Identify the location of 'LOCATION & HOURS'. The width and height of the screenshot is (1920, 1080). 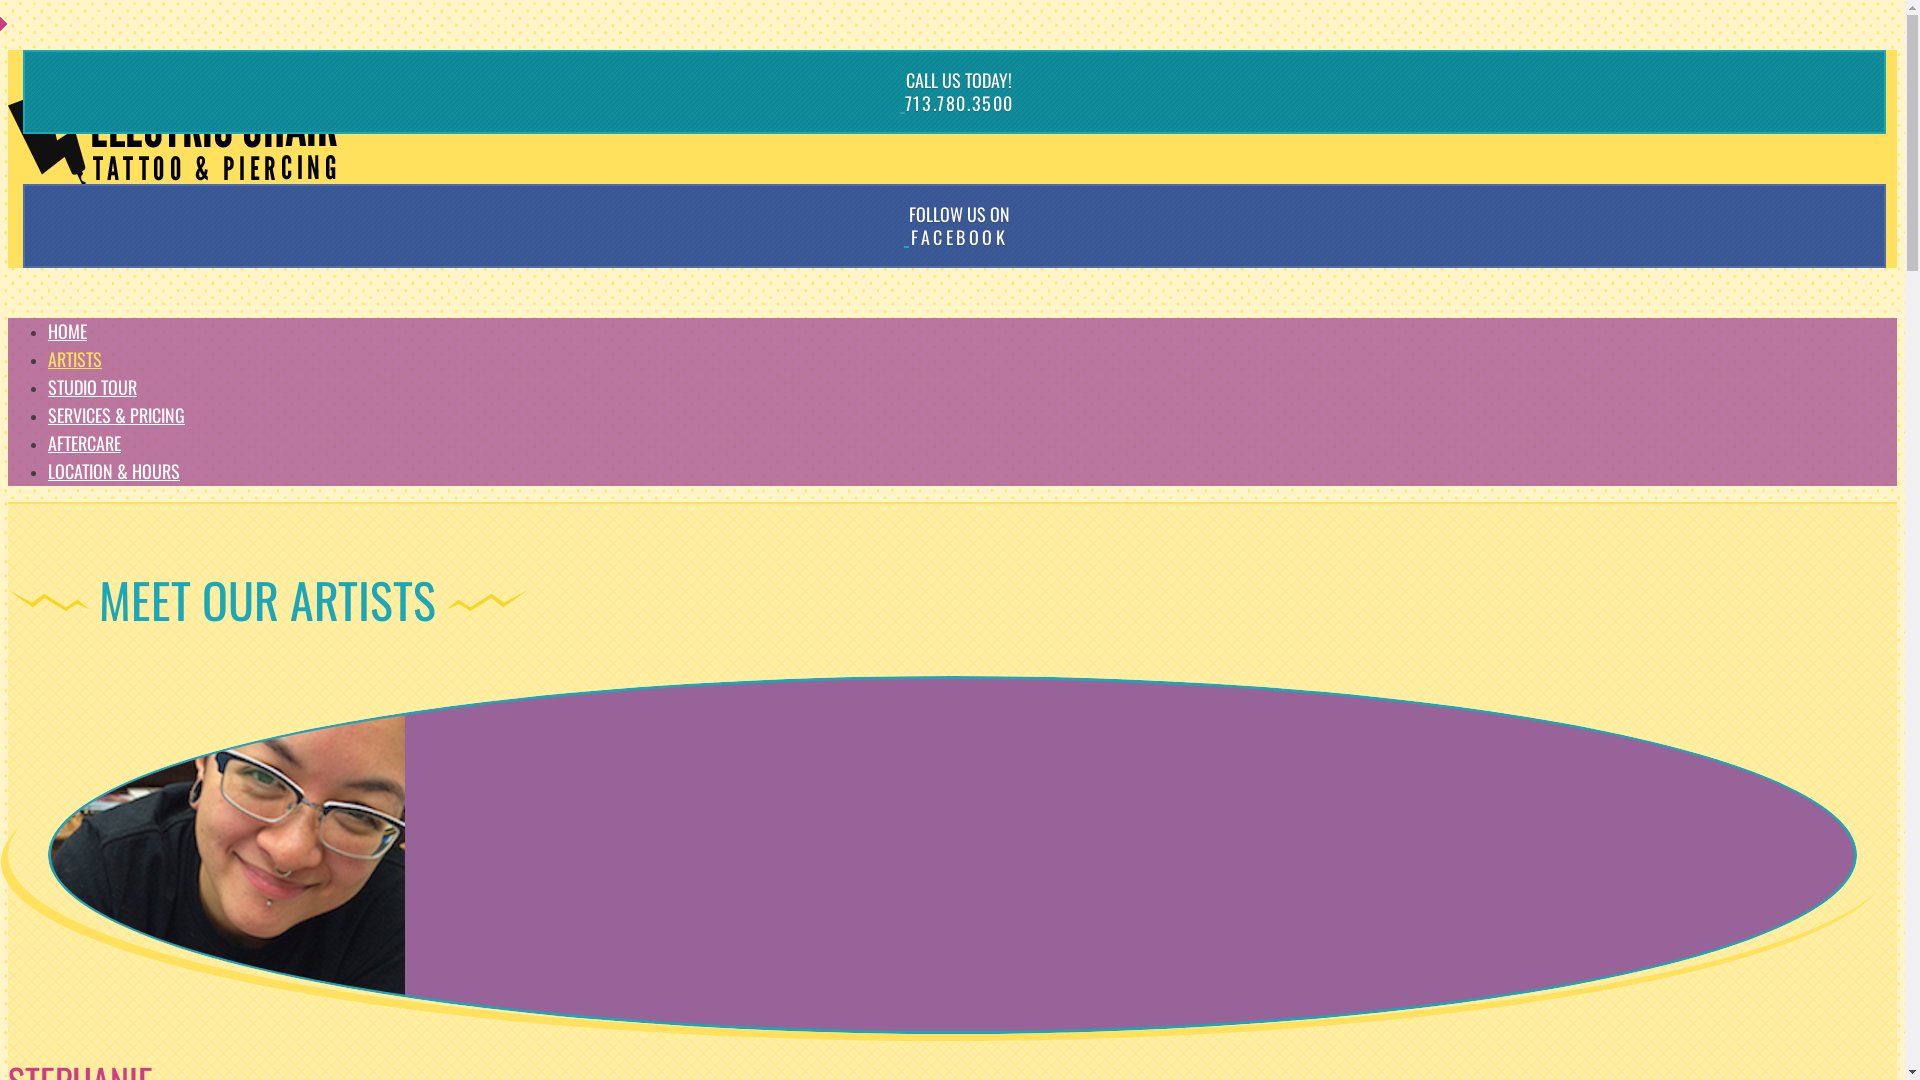
(113, 470).